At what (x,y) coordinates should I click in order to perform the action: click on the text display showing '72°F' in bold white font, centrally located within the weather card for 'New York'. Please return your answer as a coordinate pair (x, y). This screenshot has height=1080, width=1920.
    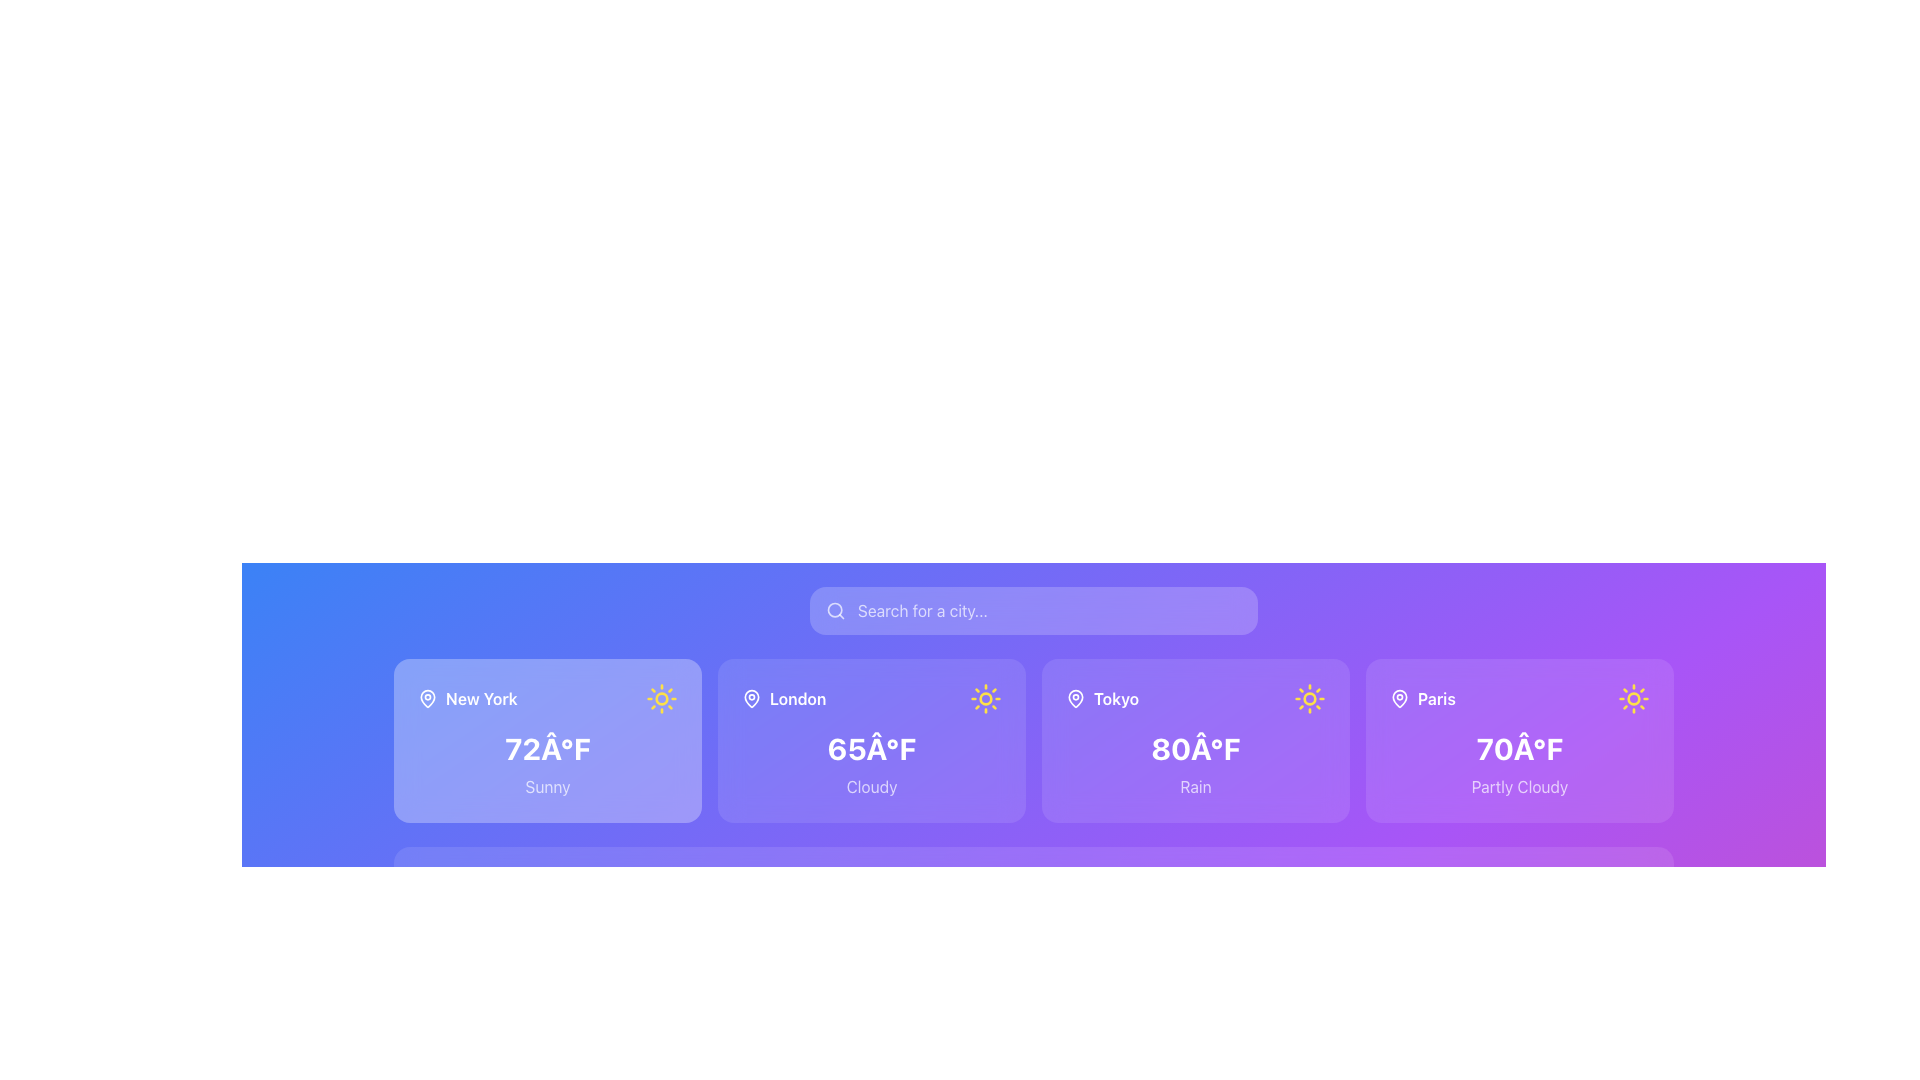
    Looking at the image, I should click on (547, 748).